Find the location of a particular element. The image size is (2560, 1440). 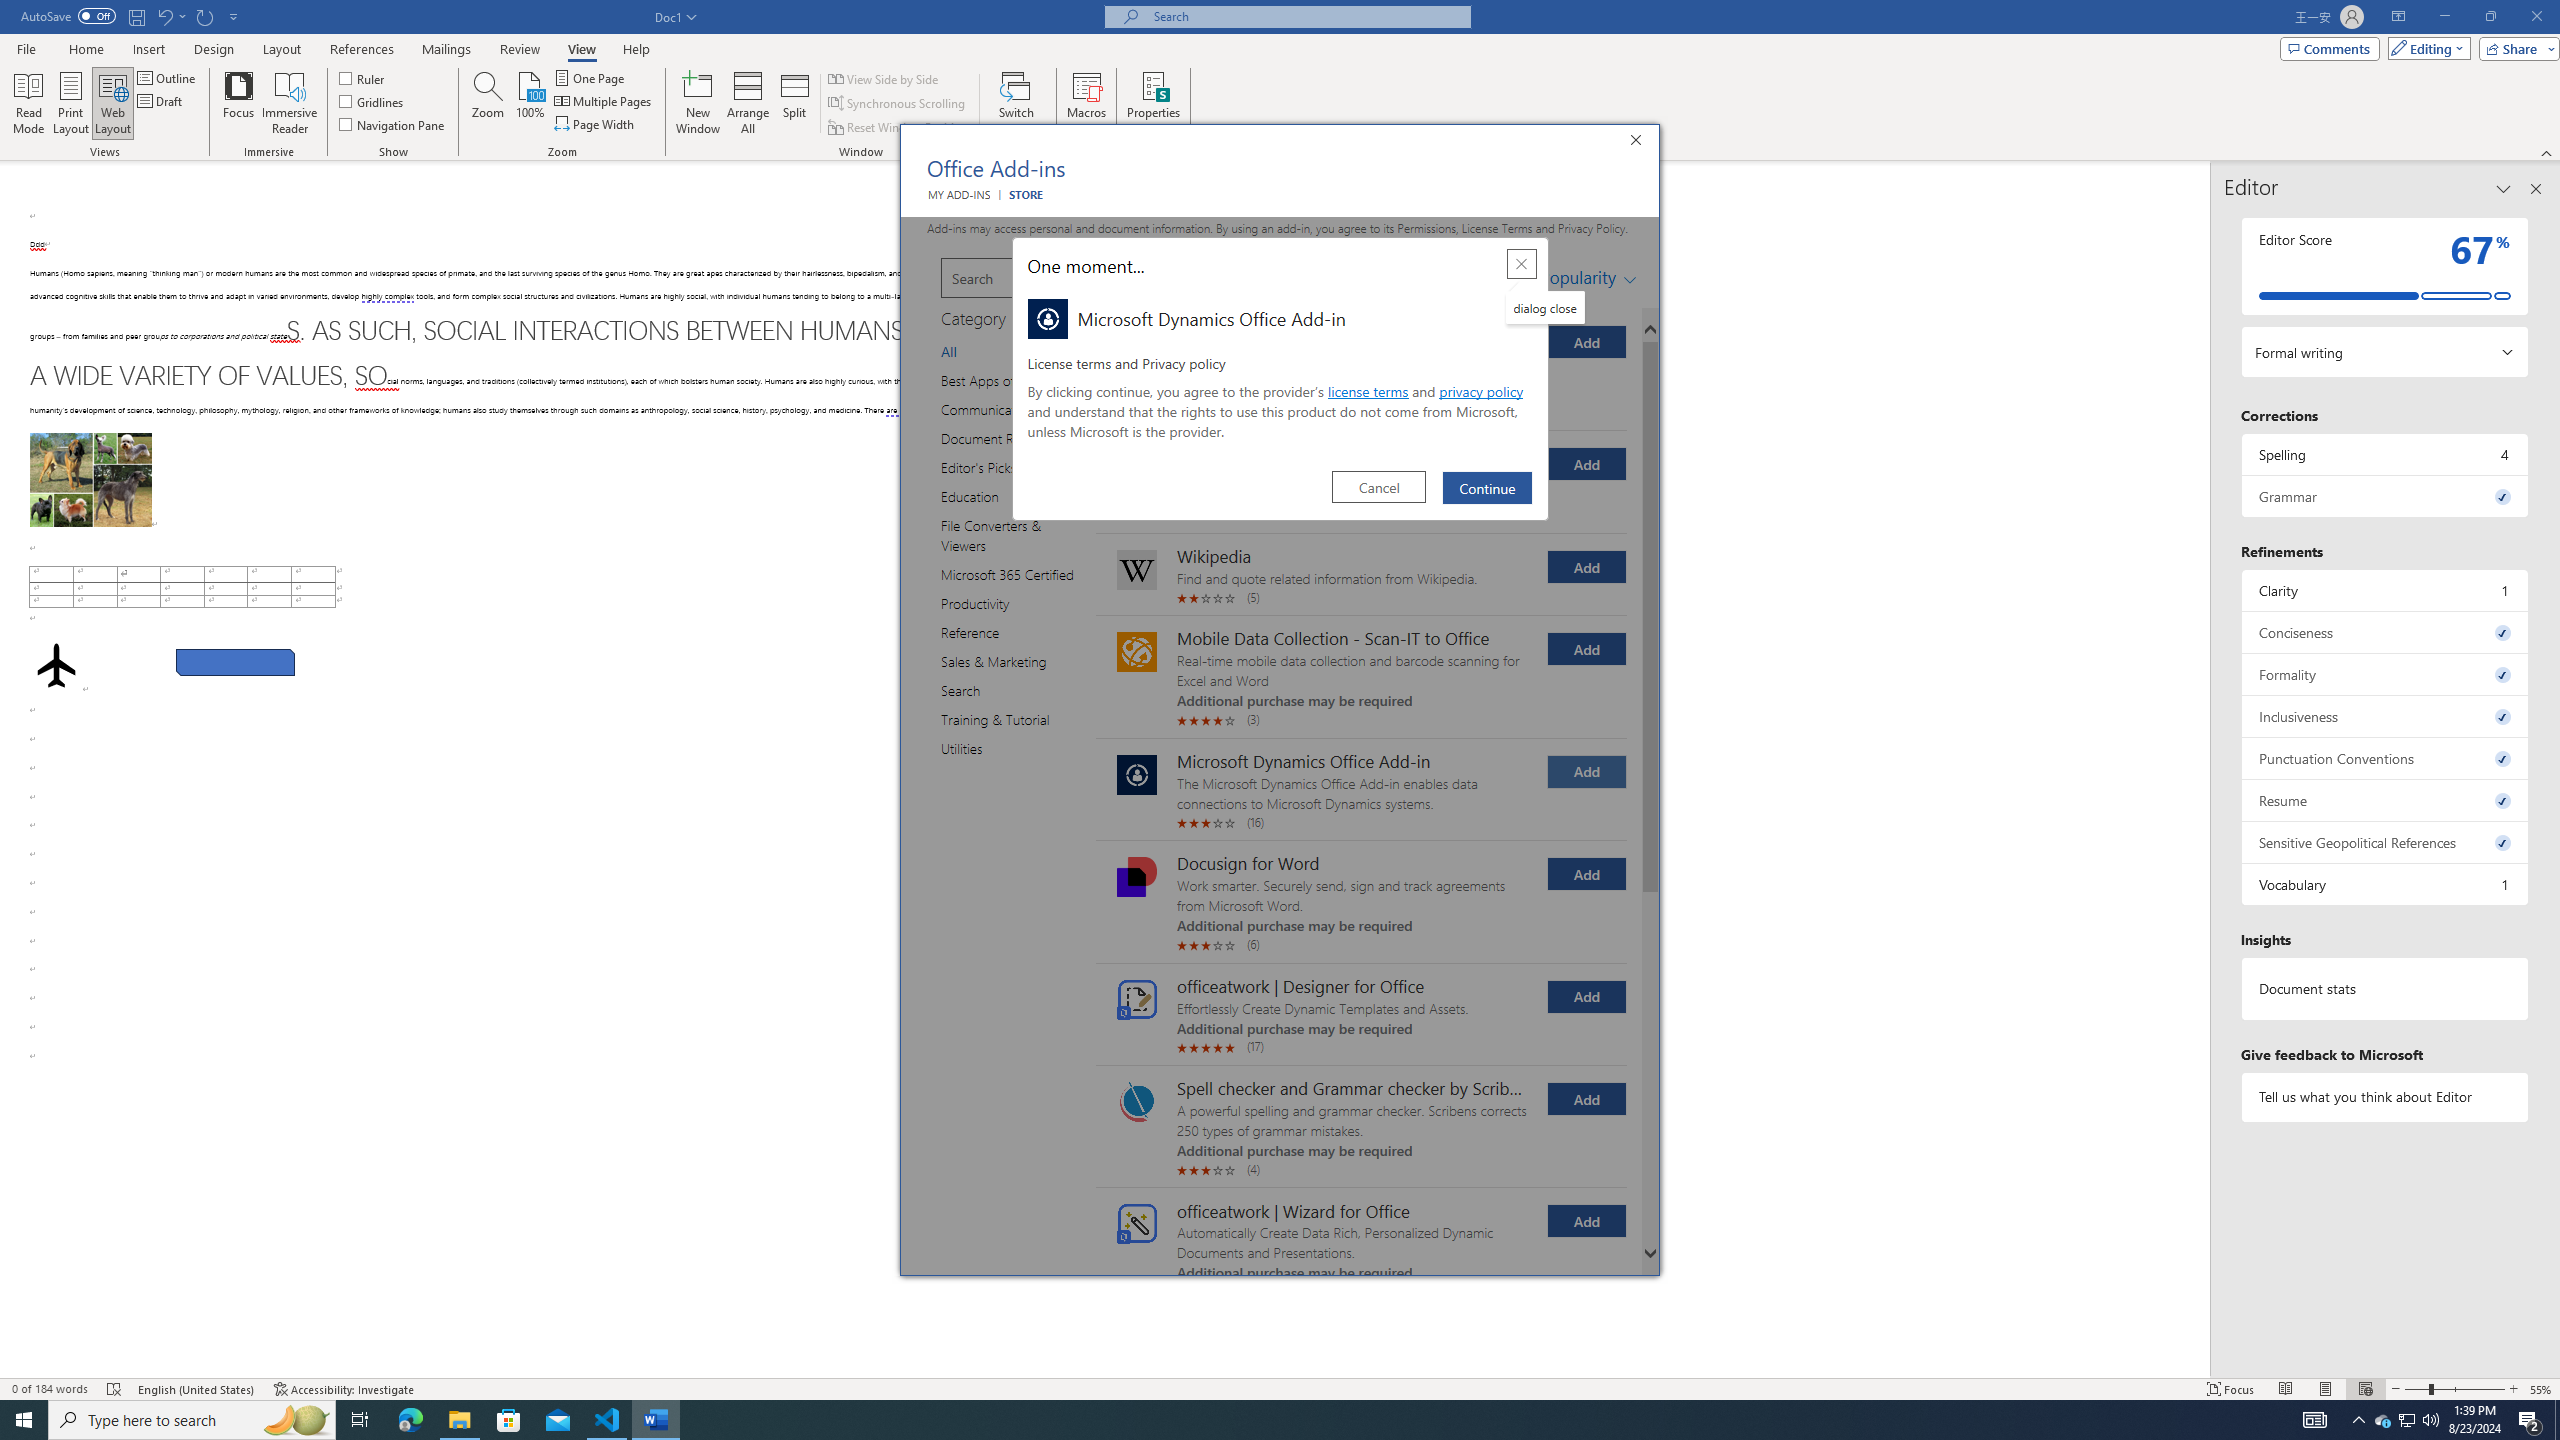

'Zoom...' is located at coordinates (486, 103).